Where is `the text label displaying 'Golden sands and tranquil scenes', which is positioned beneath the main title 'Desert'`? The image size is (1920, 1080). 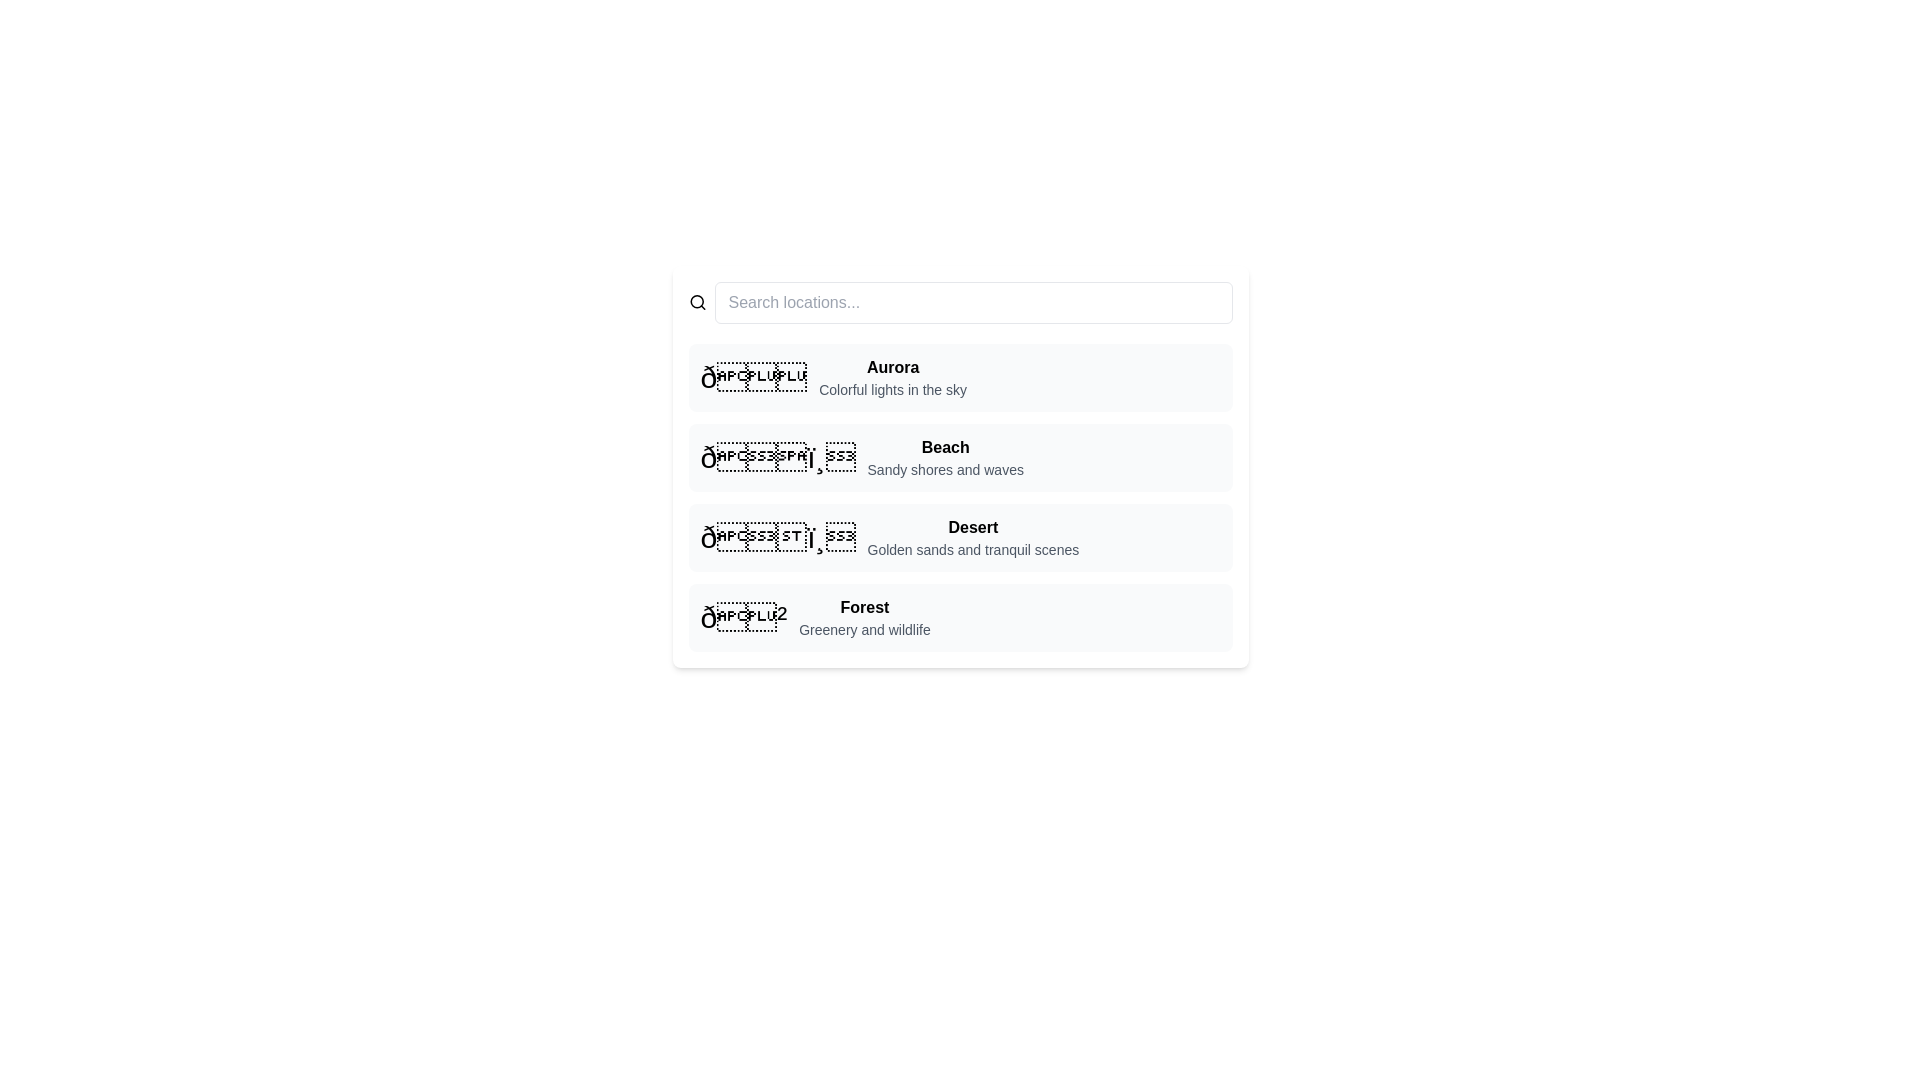
the text label displaying 'Golden sands and tranquil scenes', which is positioned beneath the main title 'Desert' is located at coordinates (973, 550).